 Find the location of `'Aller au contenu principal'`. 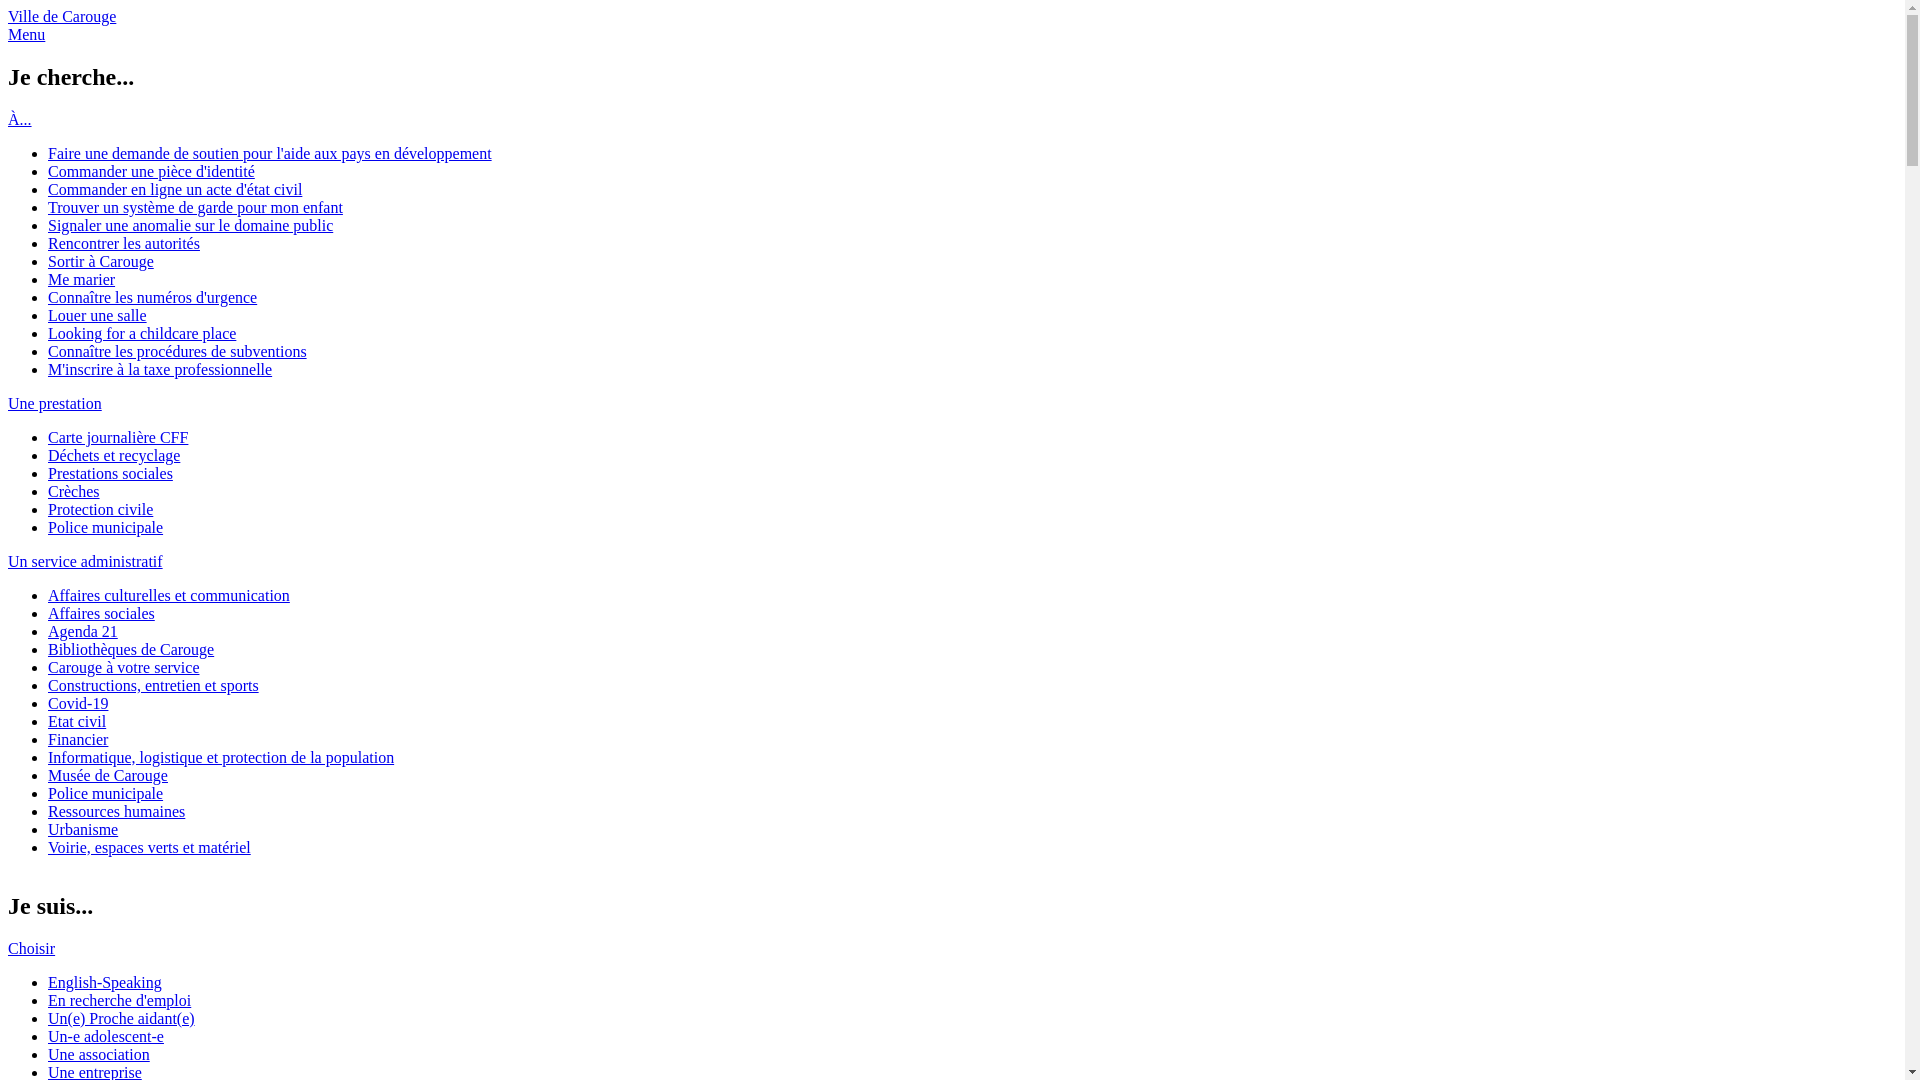

'Aller au contenu principal' is located at coordinates (90, 8).